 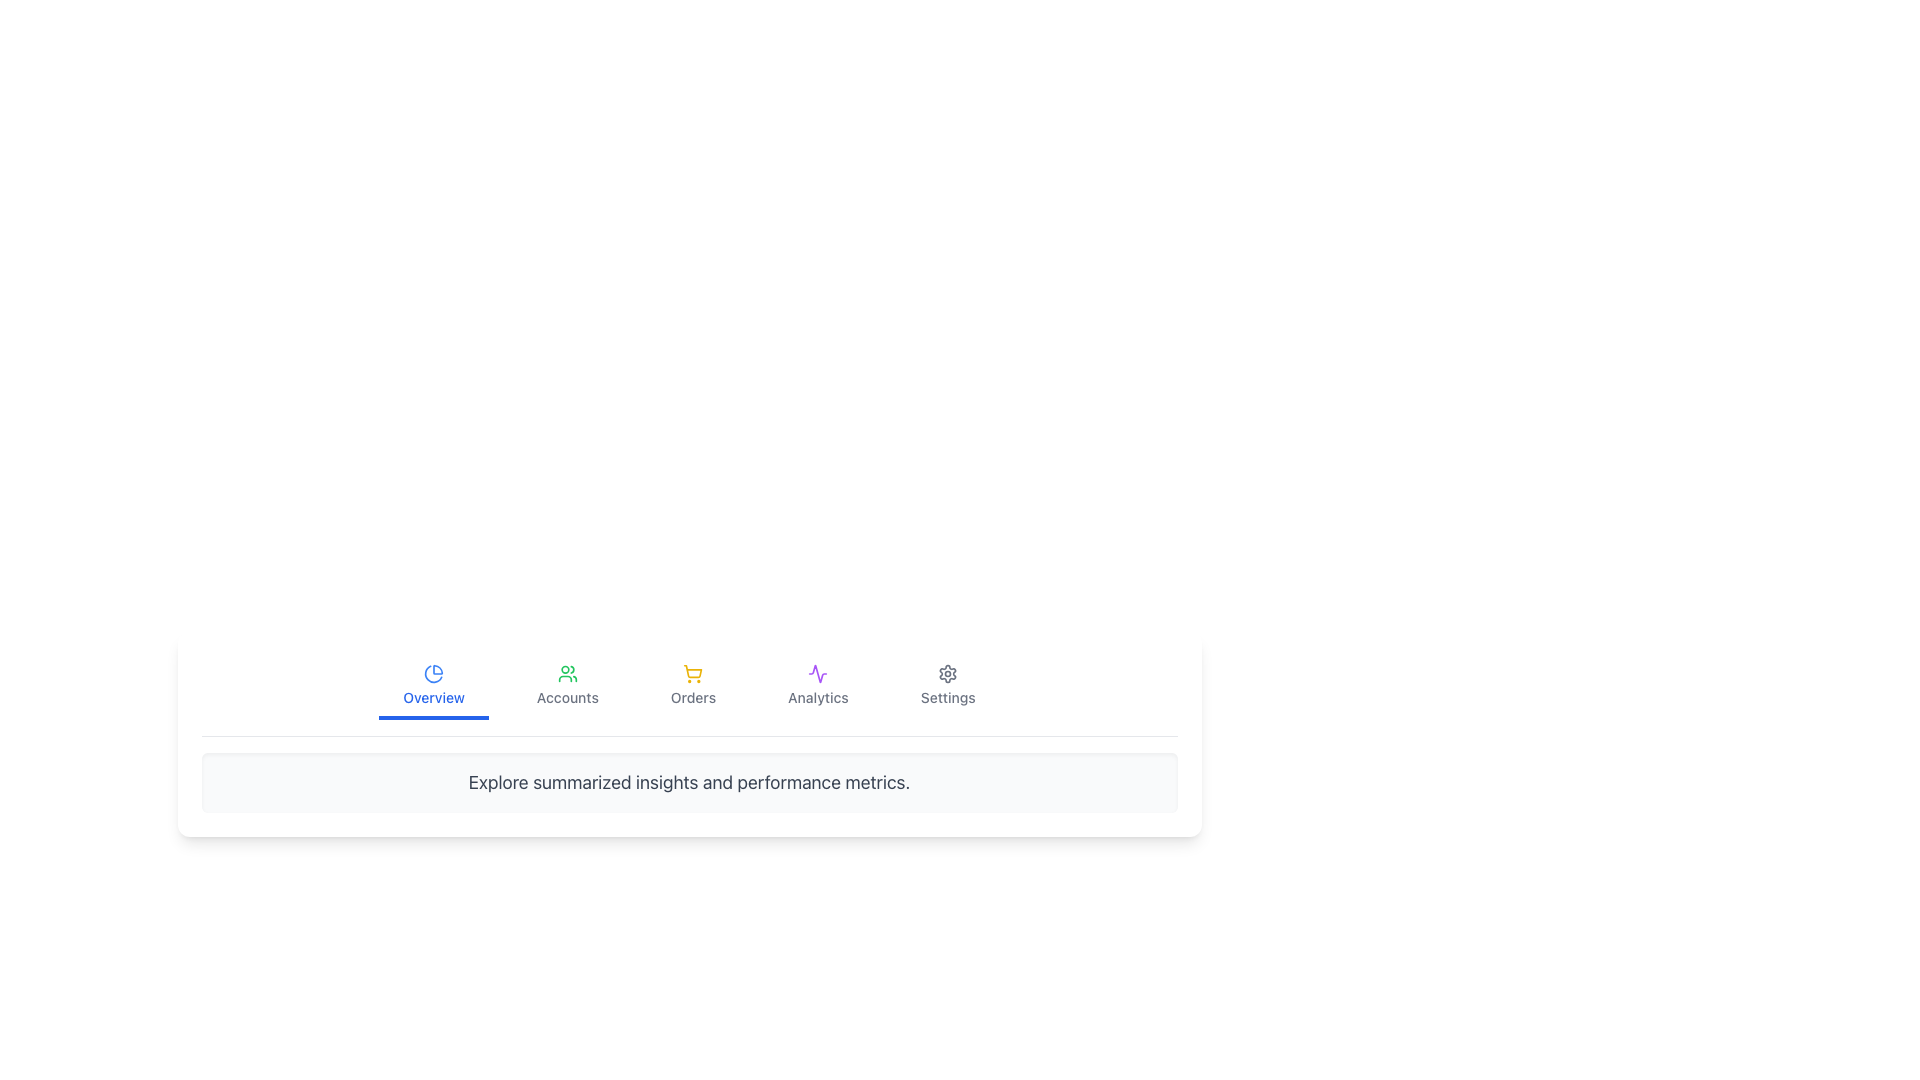 I want to click on the shopping cart icon representing the 'Orders' section in the navigation bar for keyboard interaction, so click(x=693, y=674).